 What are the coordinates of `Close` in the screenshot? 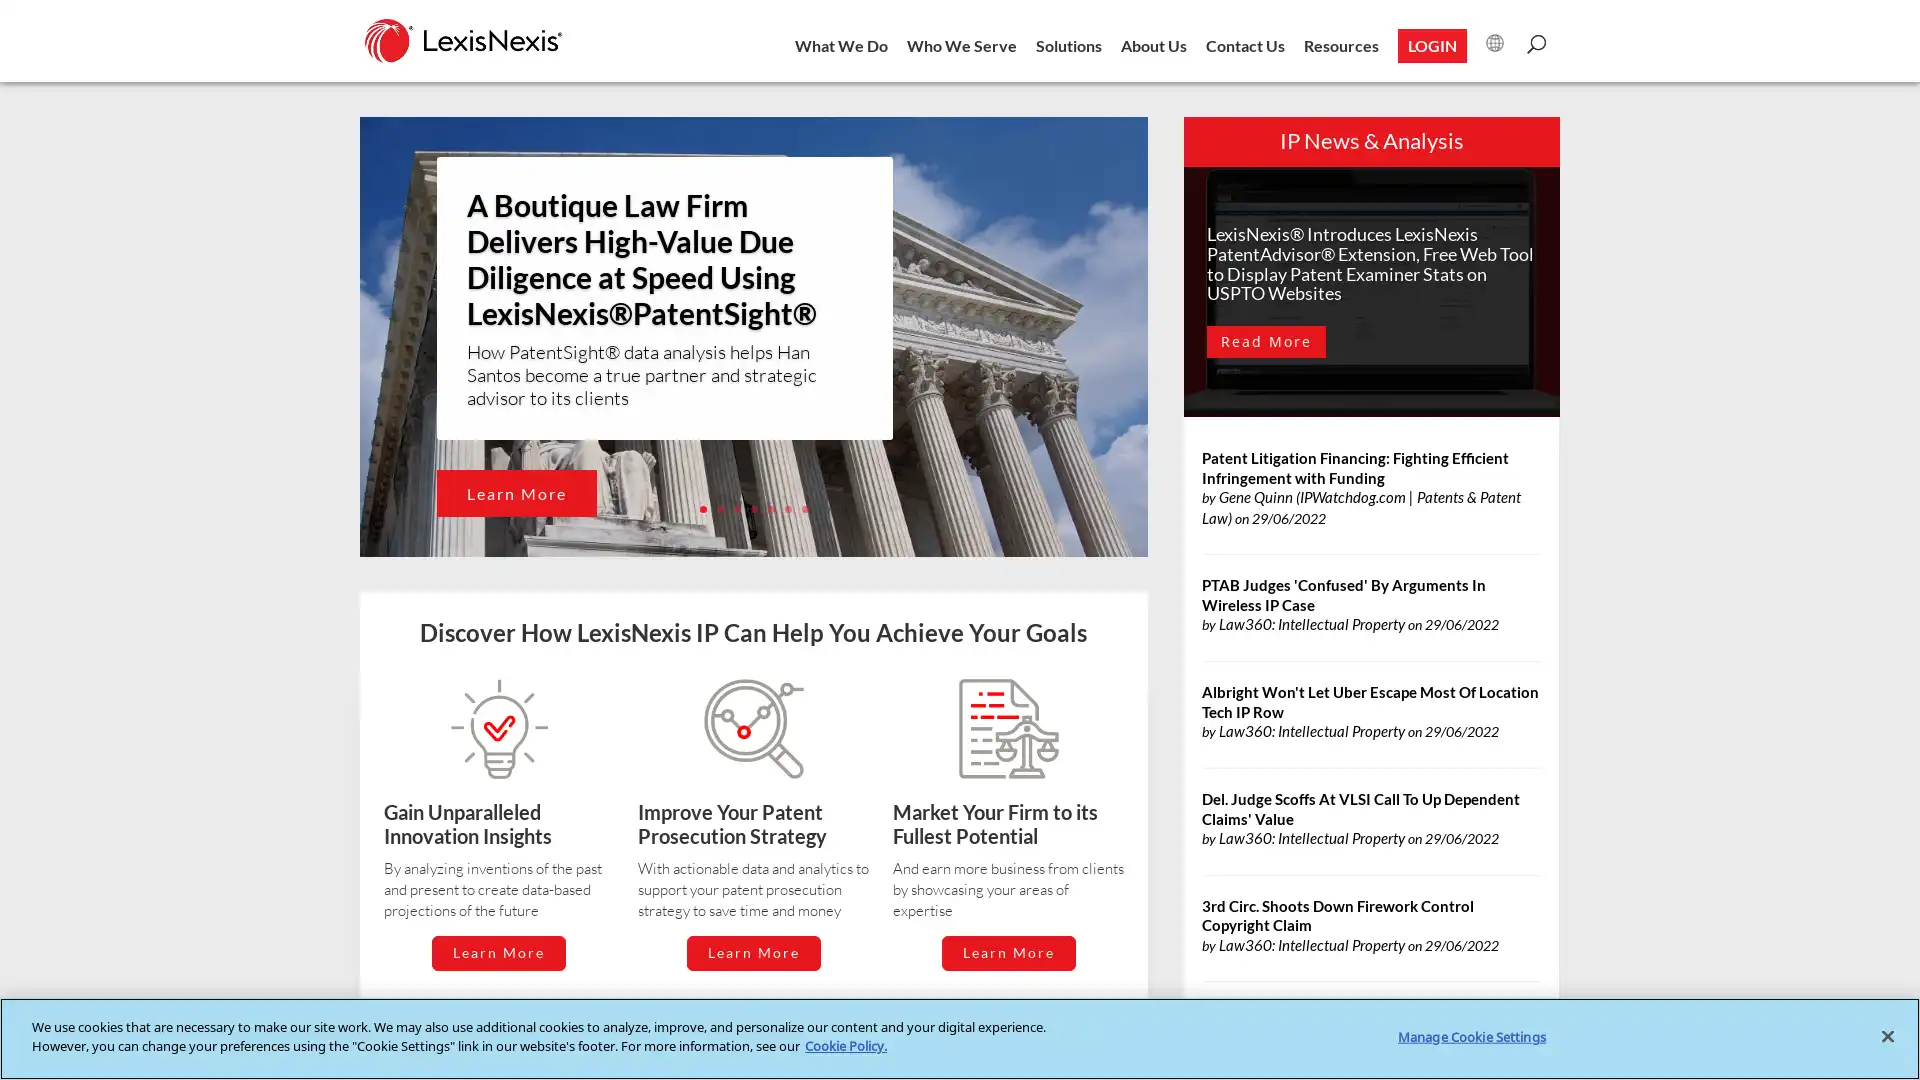 It's located at (1886, 1035).